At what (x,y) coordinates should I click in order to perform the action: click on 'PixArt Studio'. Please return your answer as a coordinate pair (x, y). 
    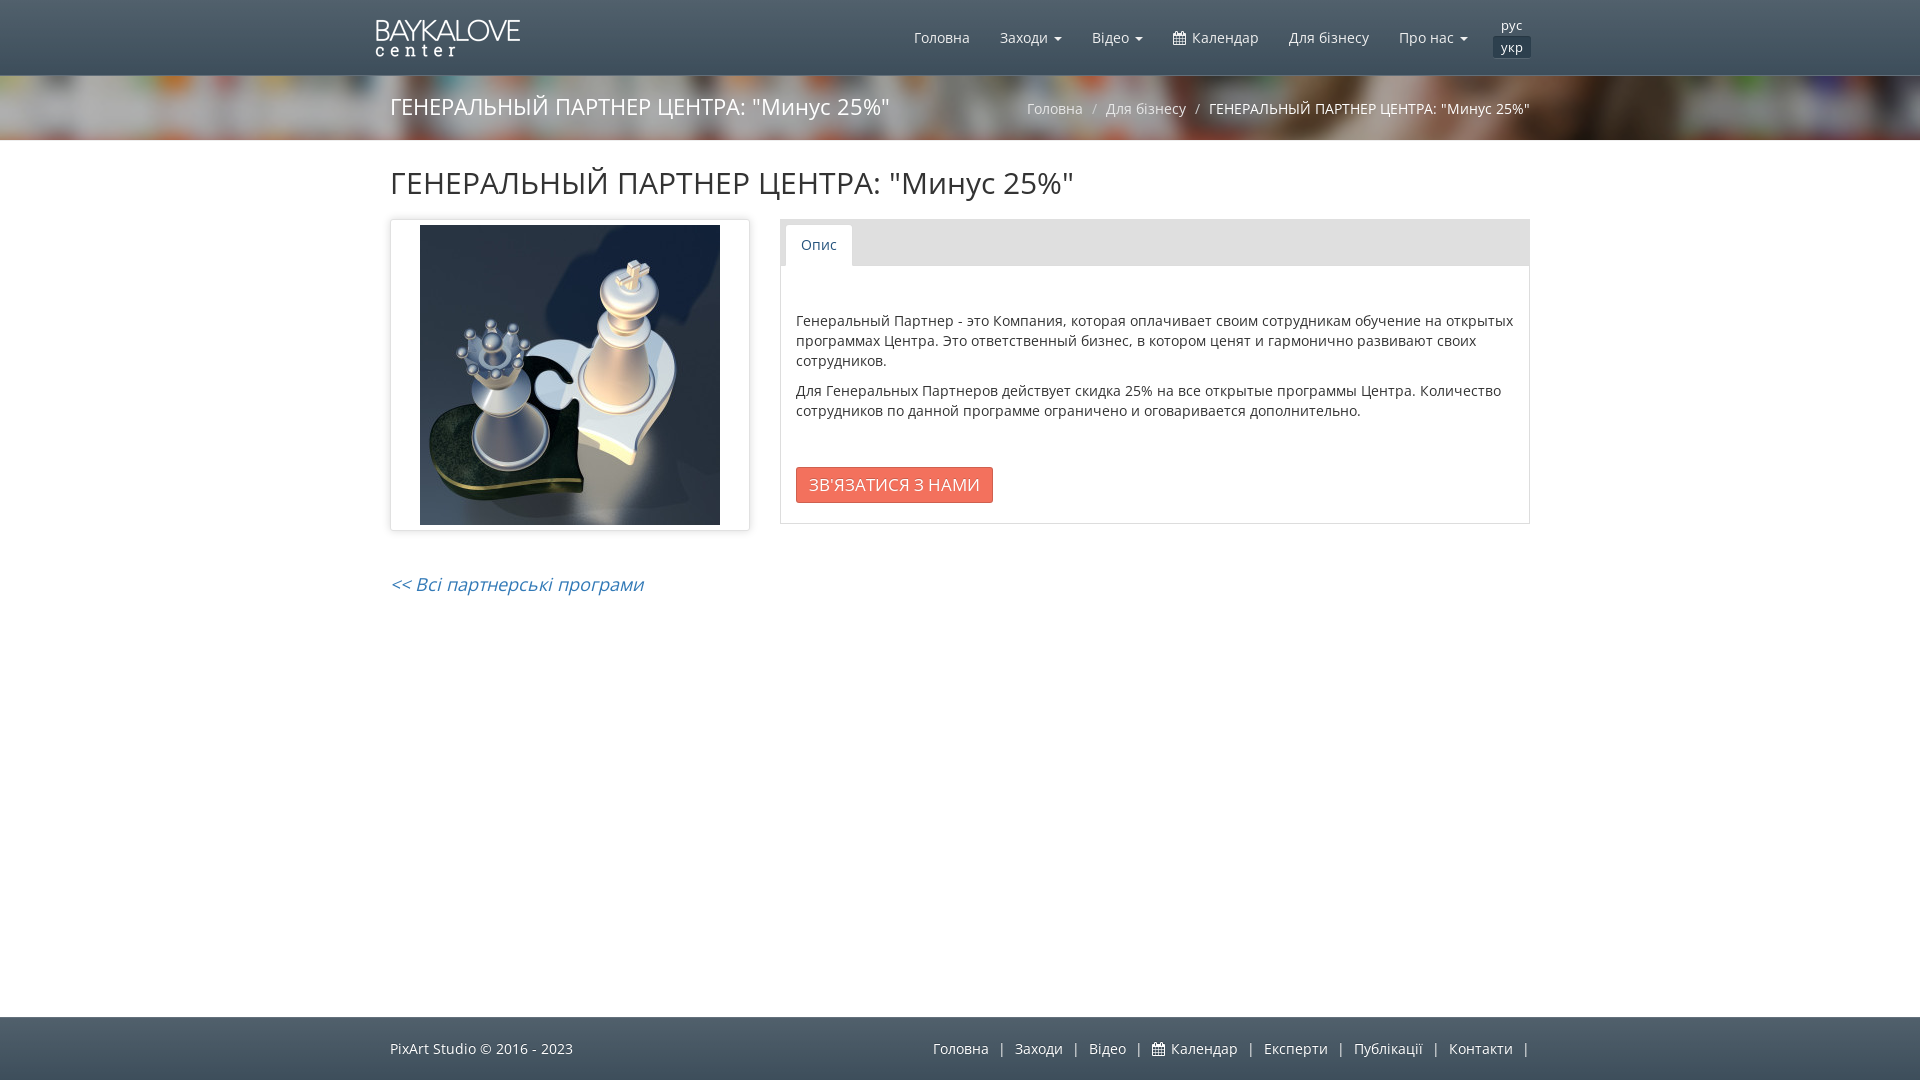
    Looking at the image, I should click on (431, 1047).